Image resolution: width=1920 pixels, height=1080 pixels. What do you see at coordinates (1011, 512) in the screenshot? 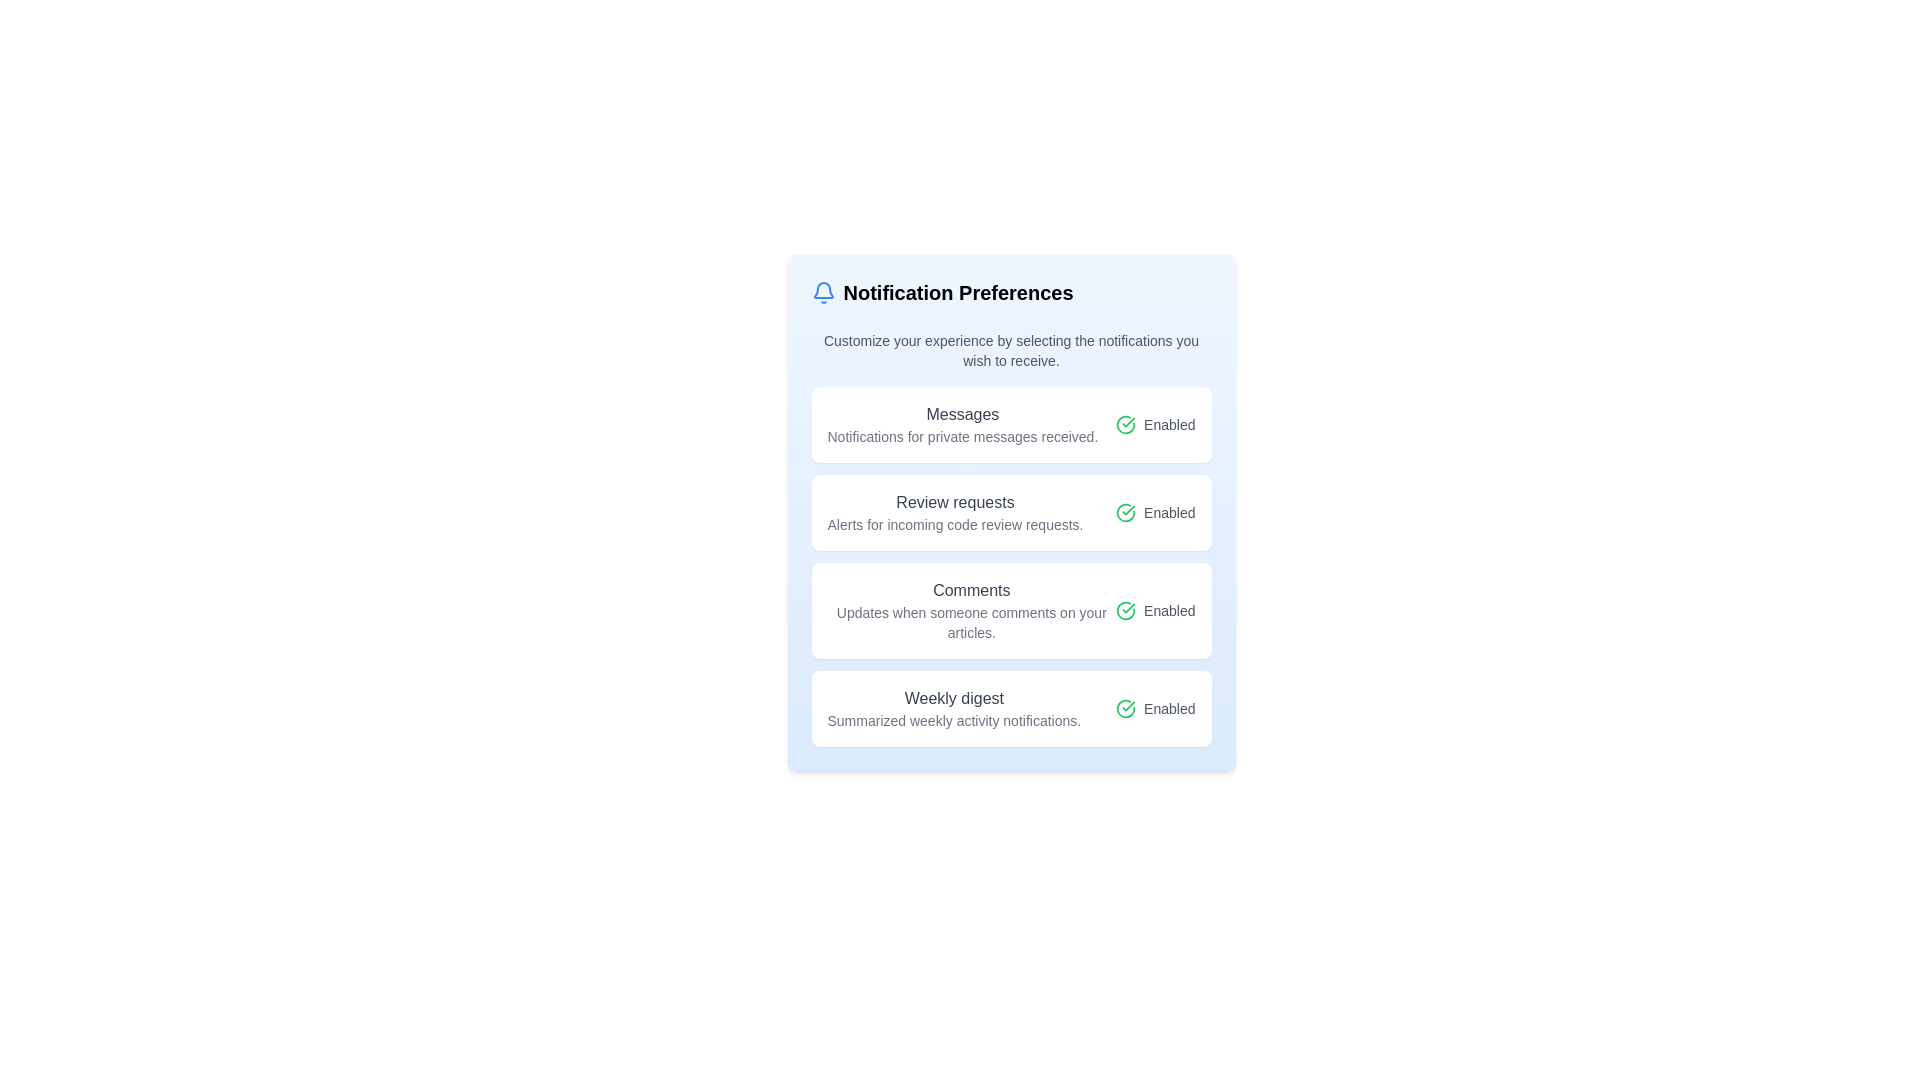
I see `the 'Review requests' notification setting toggle display, which is the second item in a vertically stacked list, located between 'Messages' and 'Comments'` at bounding box center [1011, 512].